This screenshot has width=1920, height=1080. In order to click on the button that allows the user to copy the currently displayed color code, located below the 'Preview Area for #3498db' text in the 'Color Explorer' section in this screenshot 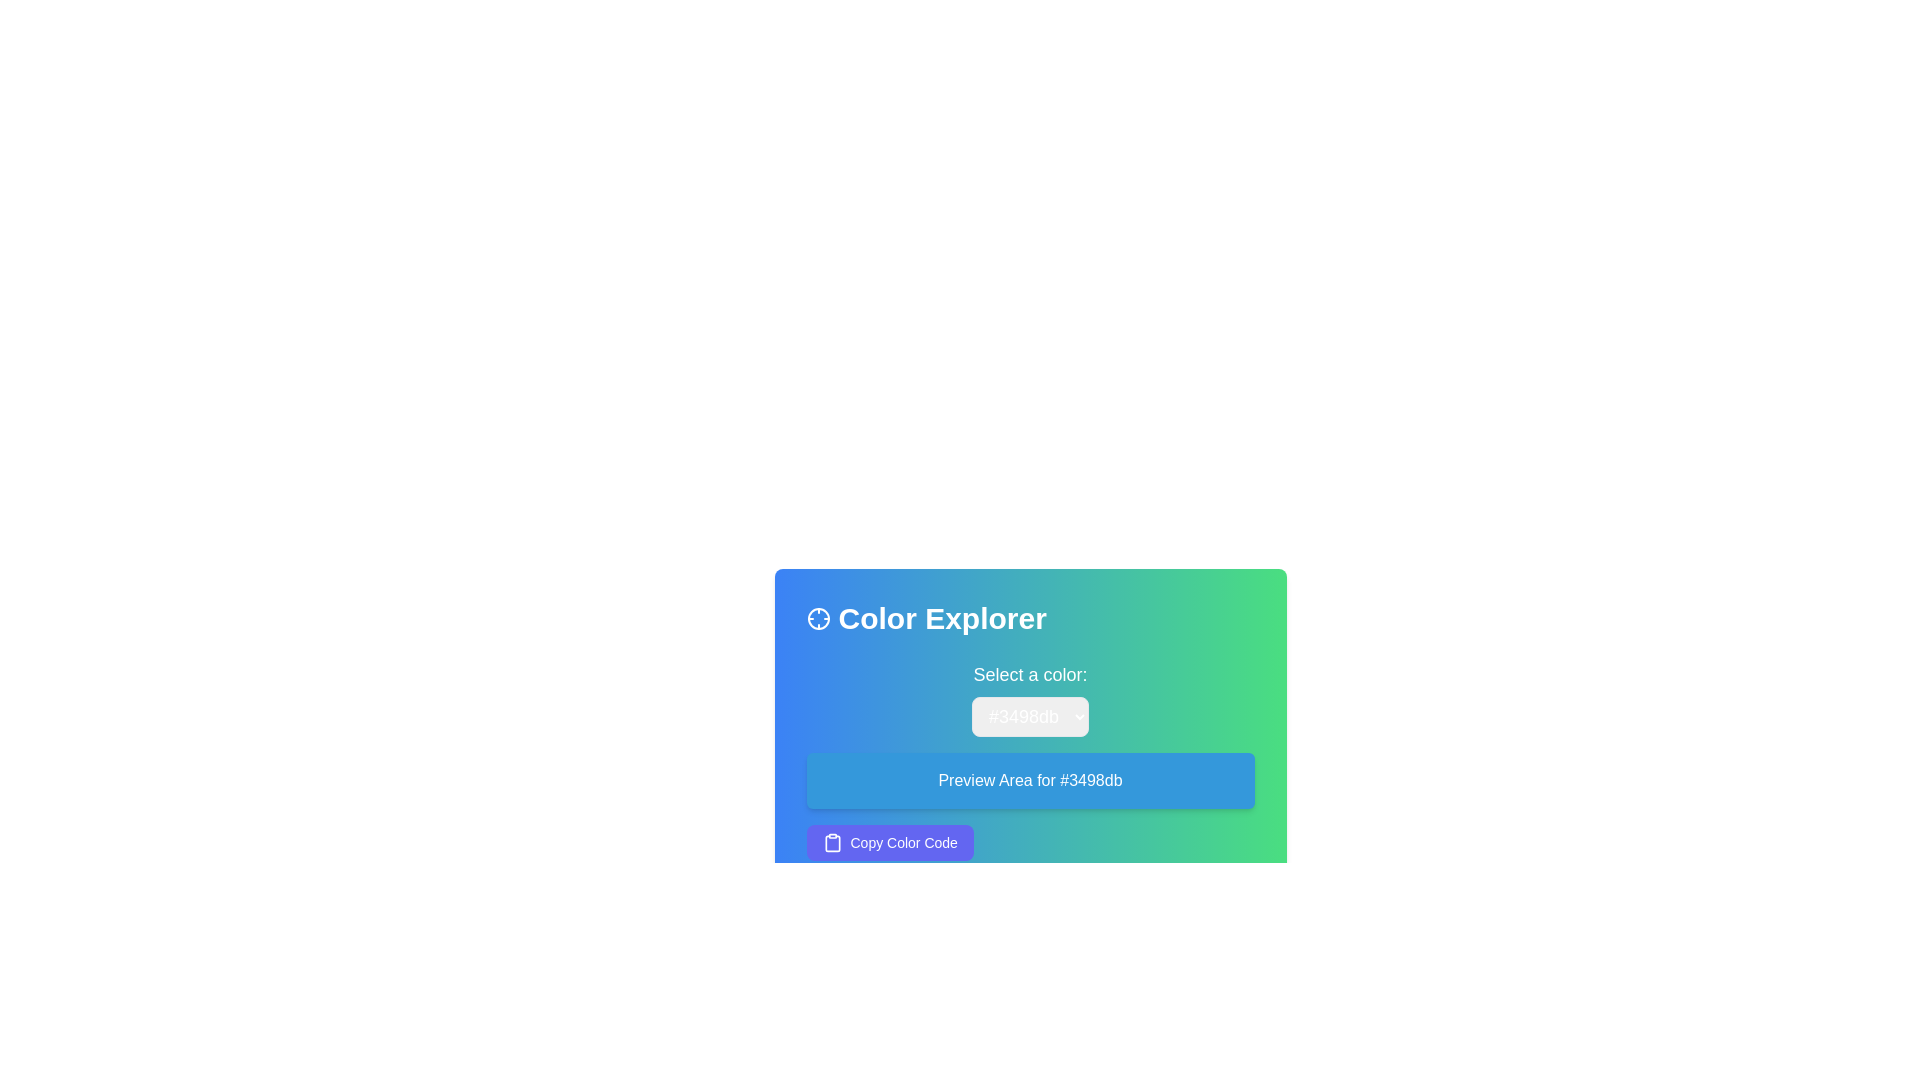, I will do `click(889, 843)`.